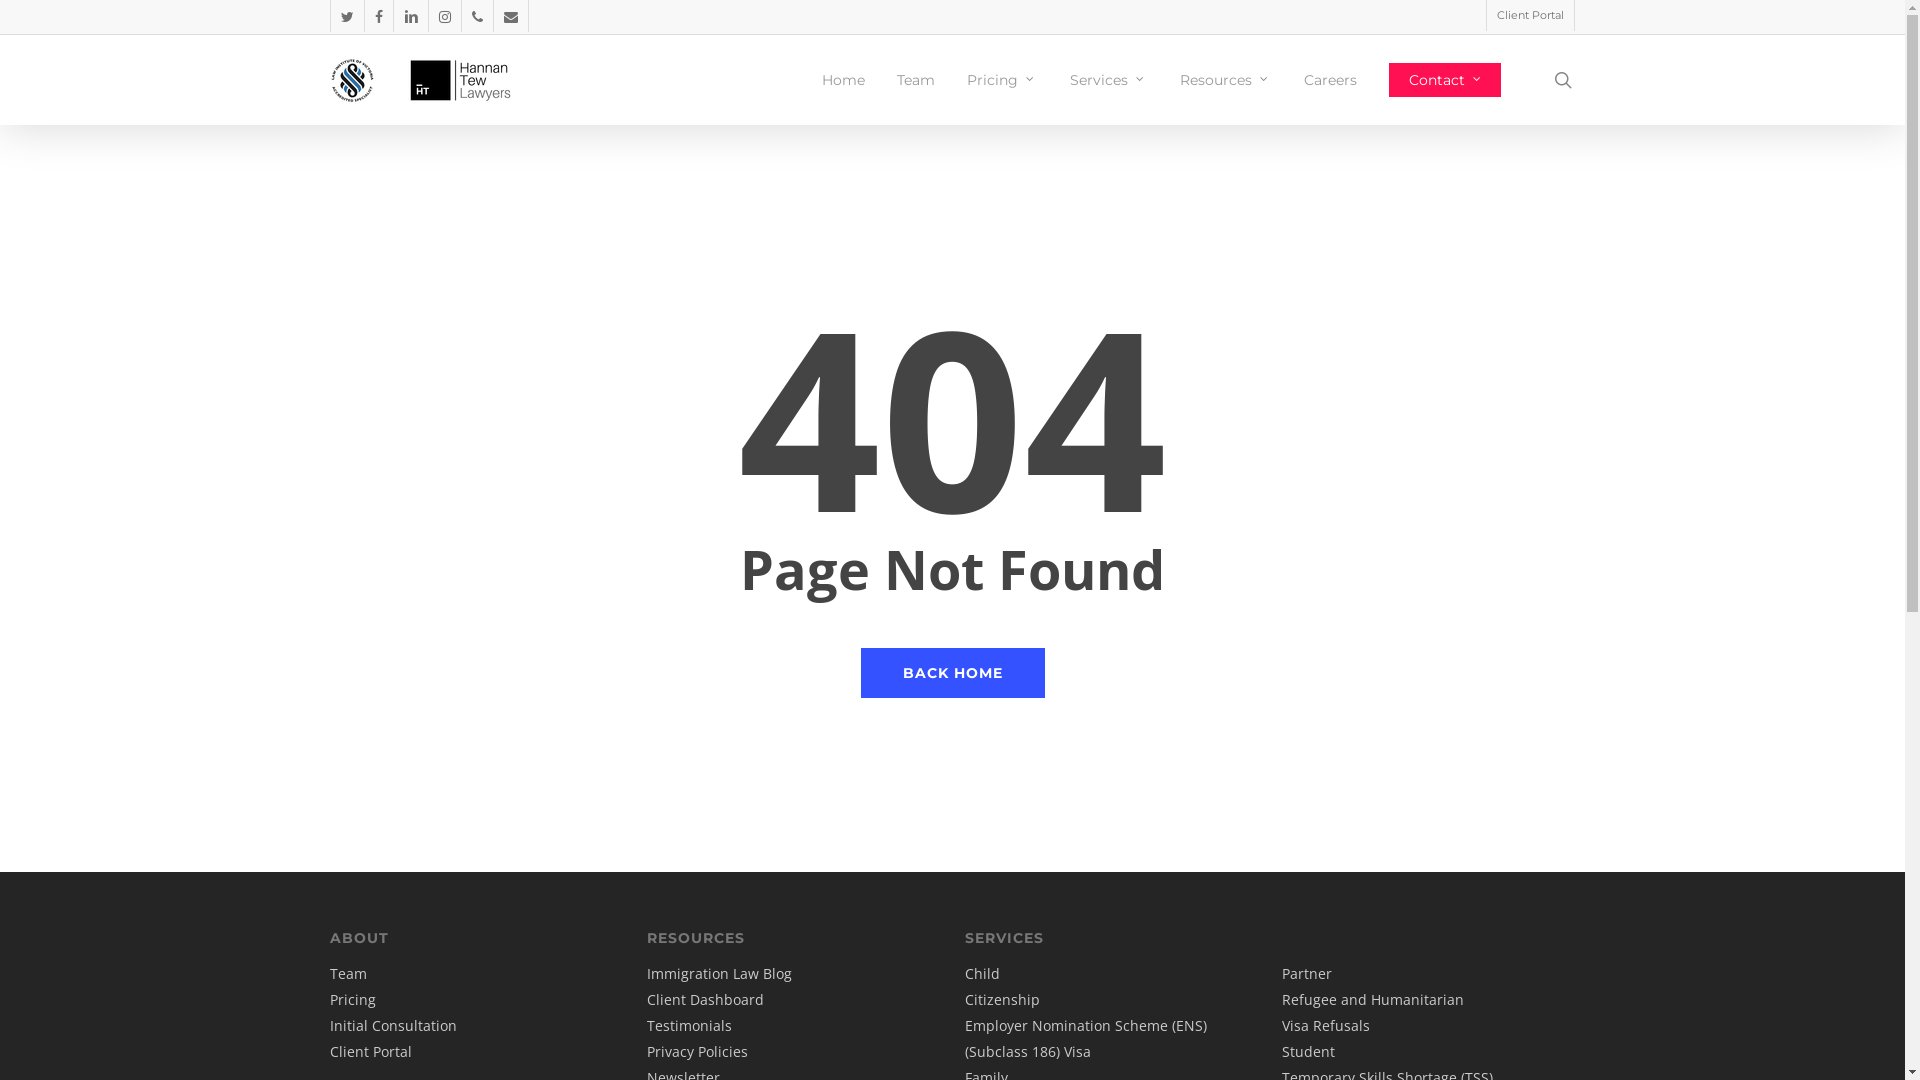 The width and height of the screenshot is (1920, 1080). What do you see at coordinates (1529, 15) in the screenshot?
I see `'Client Portal'` at bounding box center [1529, 15].